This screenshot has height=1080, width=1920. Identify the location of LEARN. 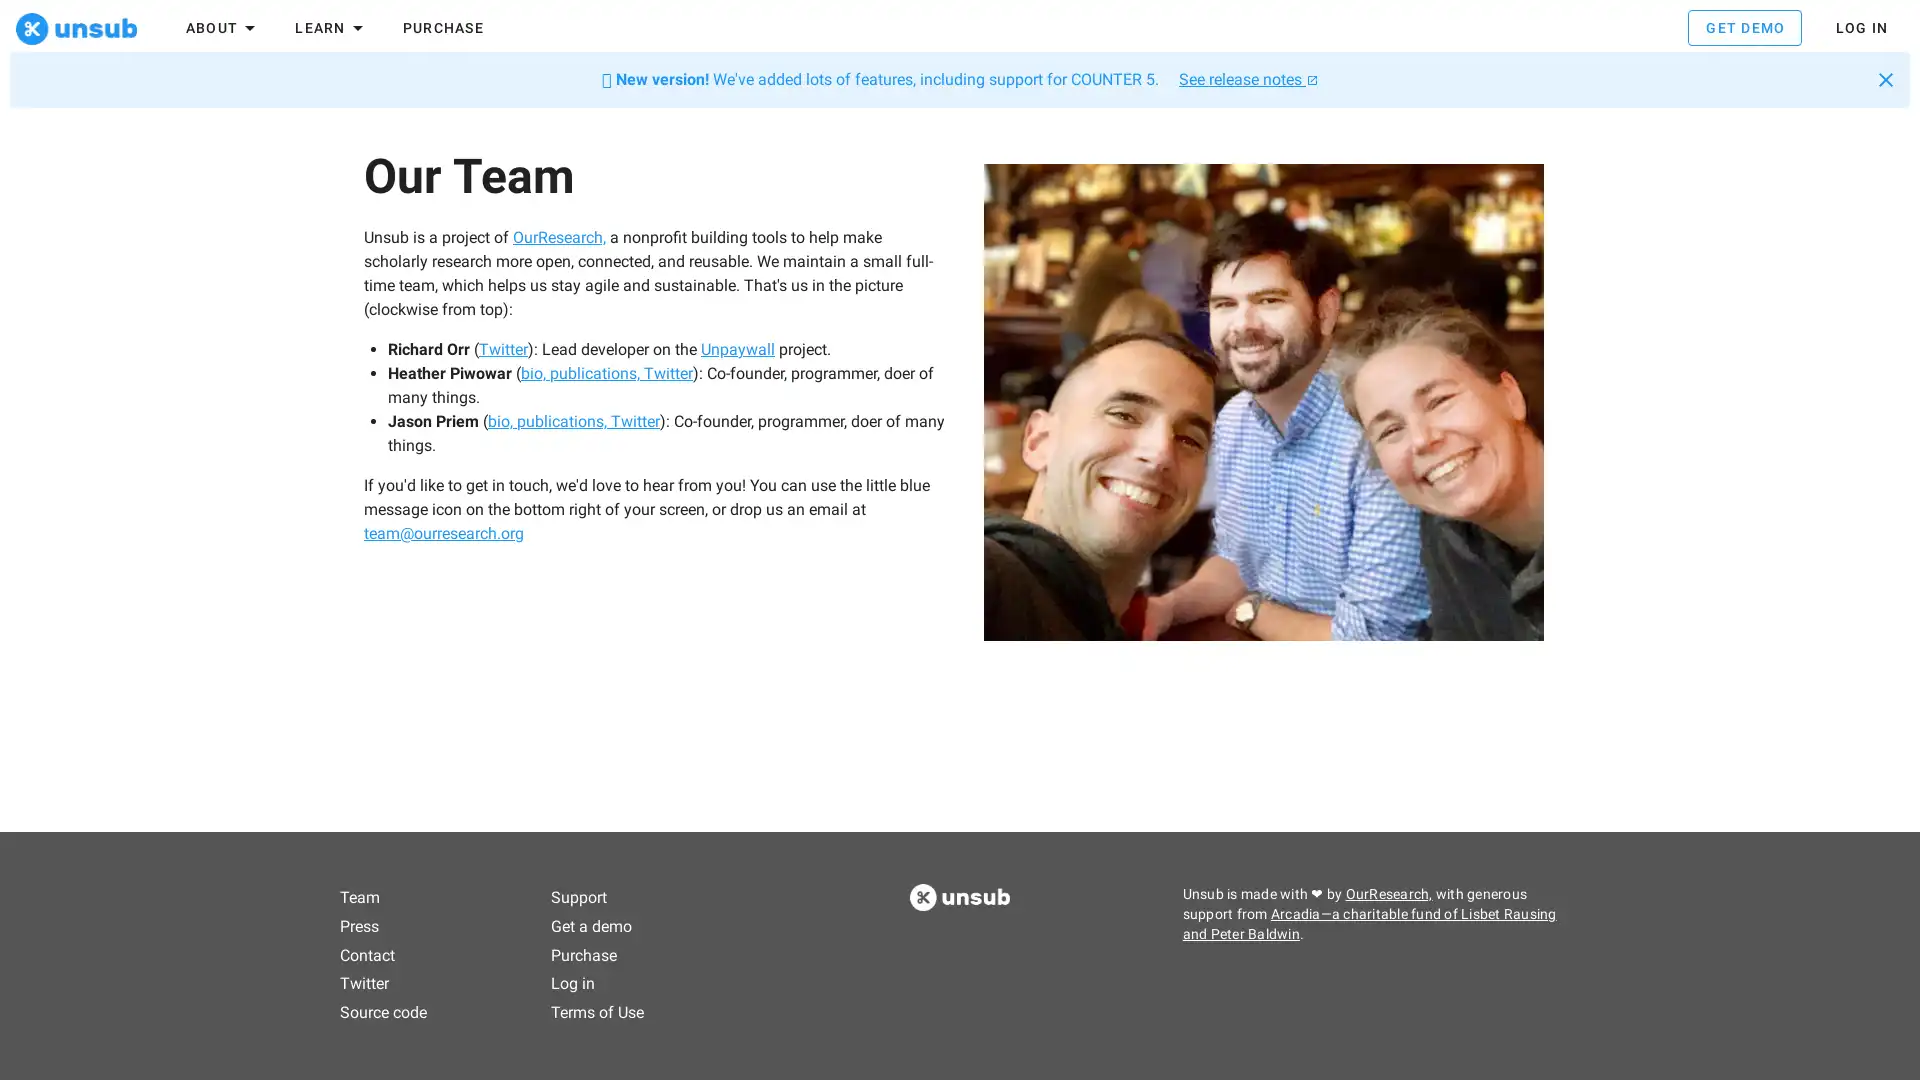
(331, 31).